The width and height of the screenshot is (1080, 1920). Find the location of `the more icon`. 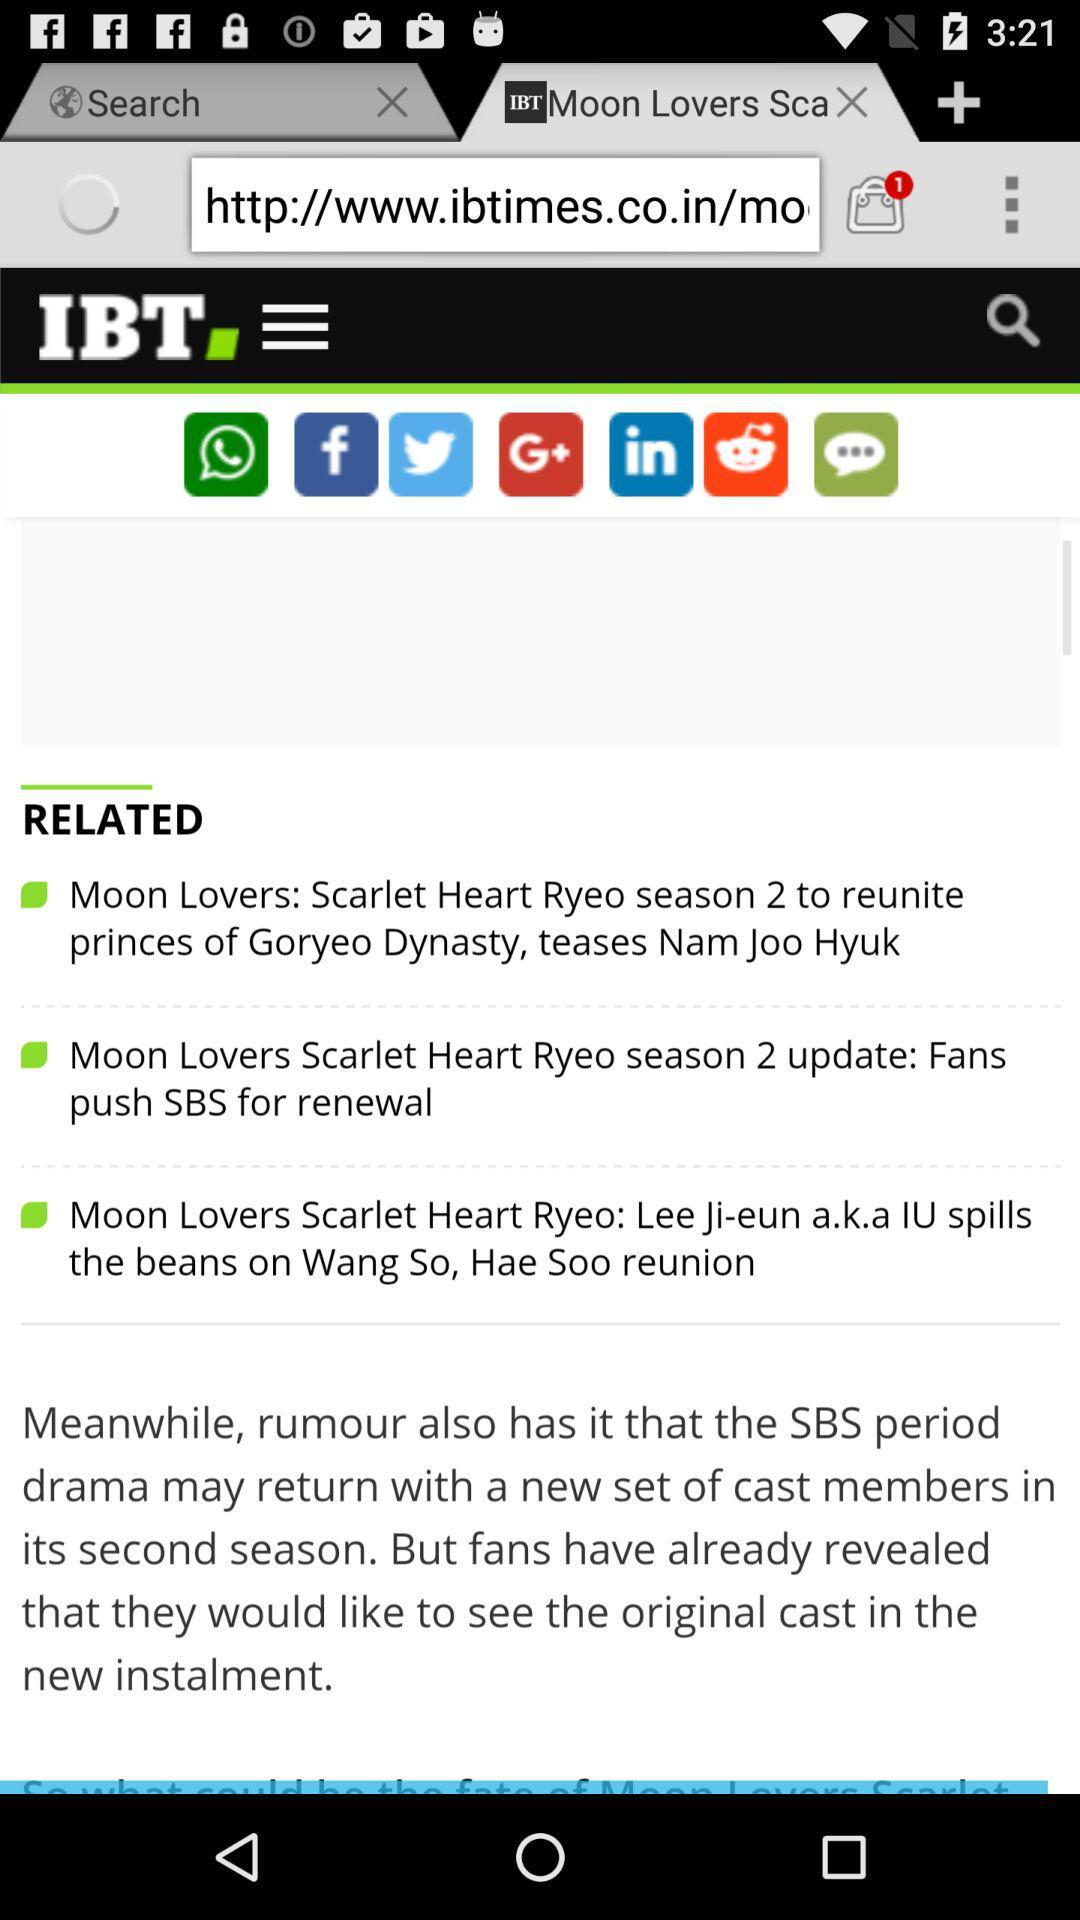

the more icon is located at coordinates (1011, 219).